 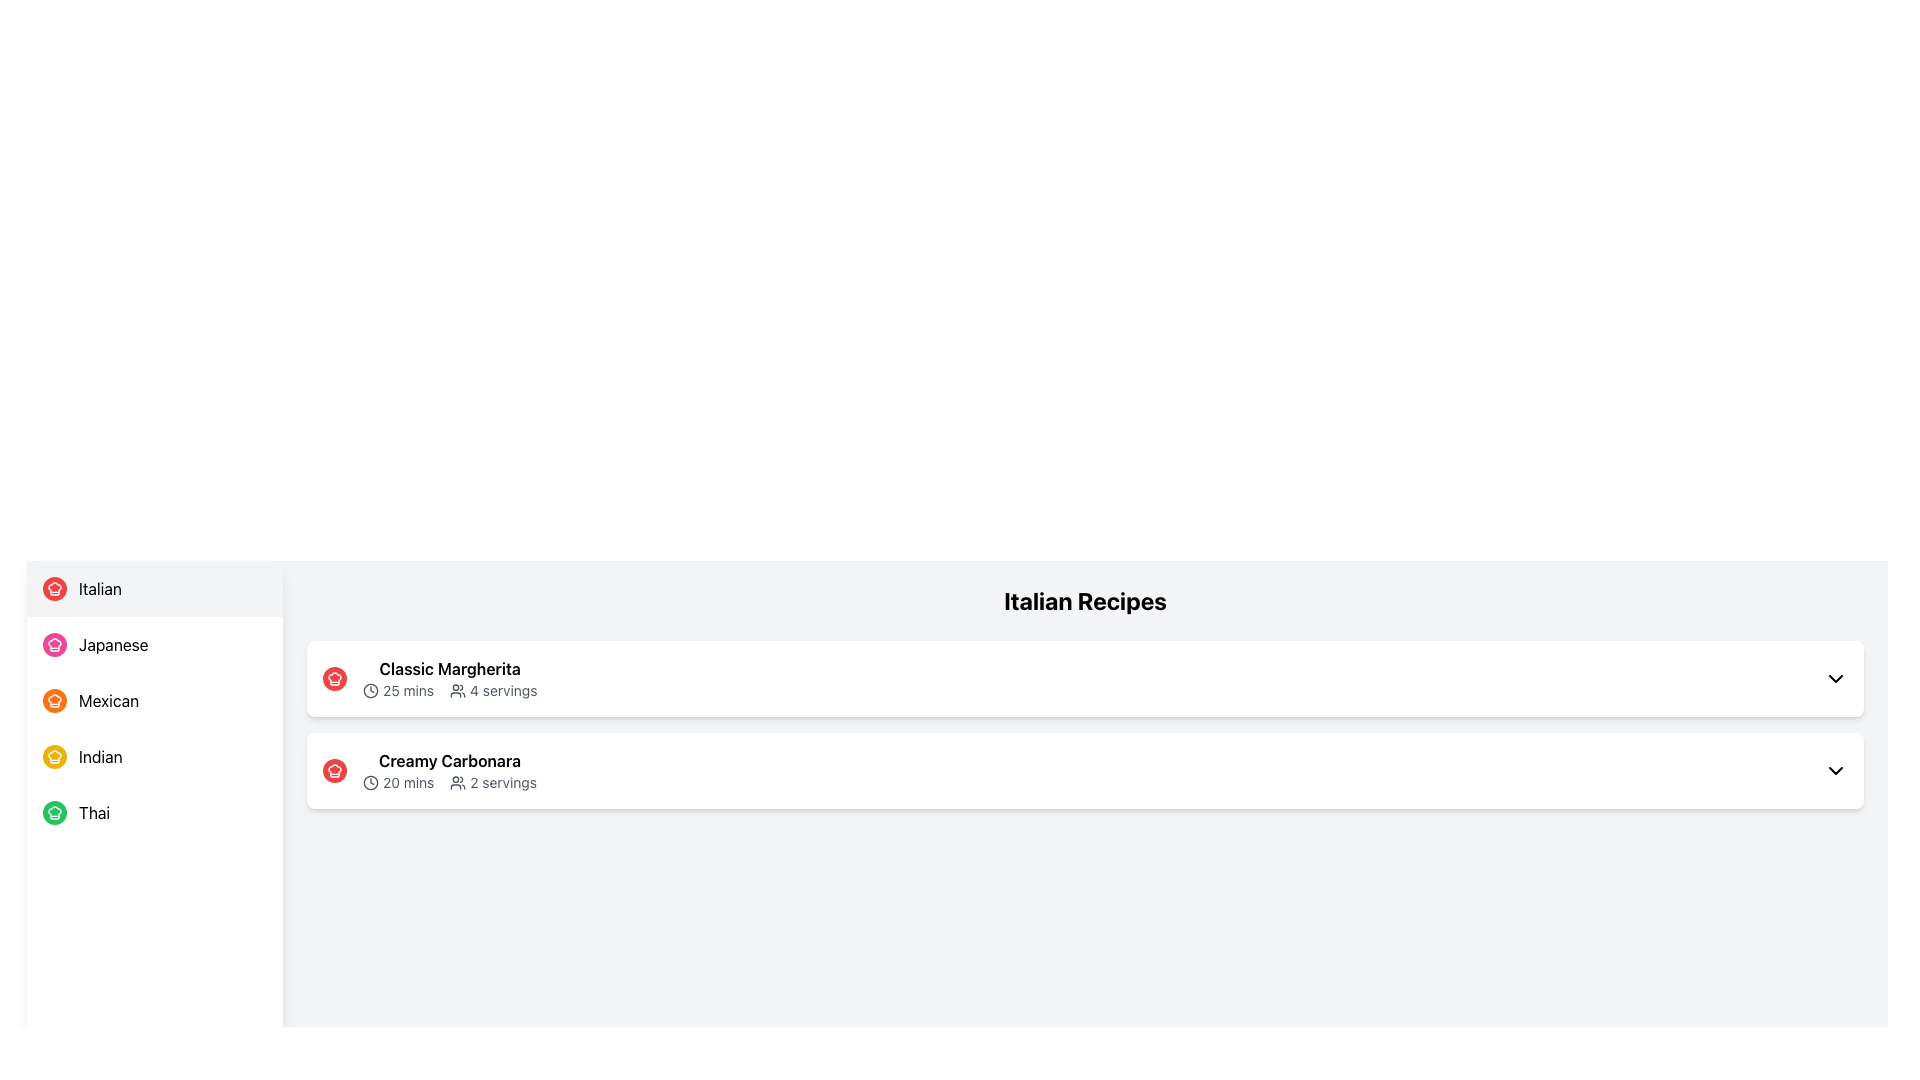 I want to click on the first recipe entry in the 'Italian Recipes' list, which provides details about a recipe including its name, preparation time, and number of servings, so click(x=429, y=677).